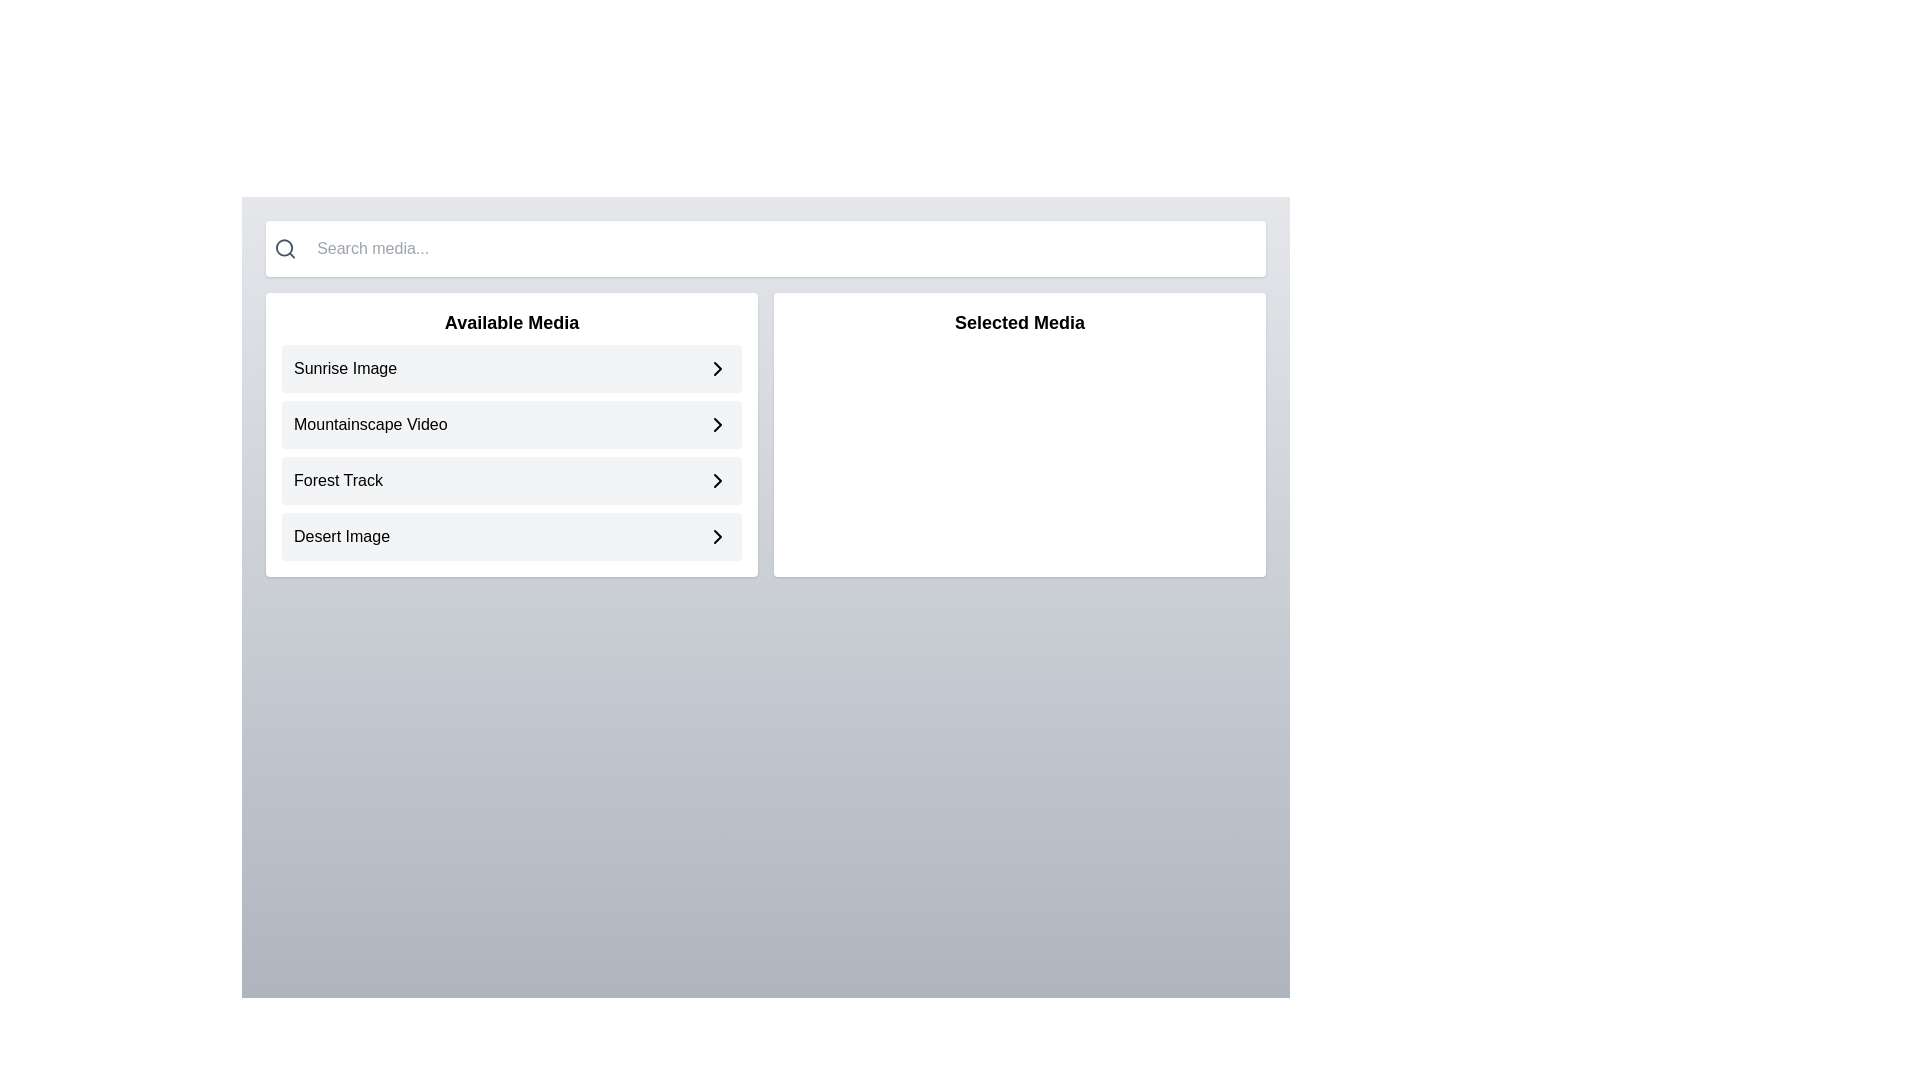 The width and height of the screenshot is (1920, 1080). What do you see at coordinates (370, 423) in the screenshot?
I see `the text label in the second row under the 'Available Media' section, which displays the name of a media item` at bounding box center [370, 423].